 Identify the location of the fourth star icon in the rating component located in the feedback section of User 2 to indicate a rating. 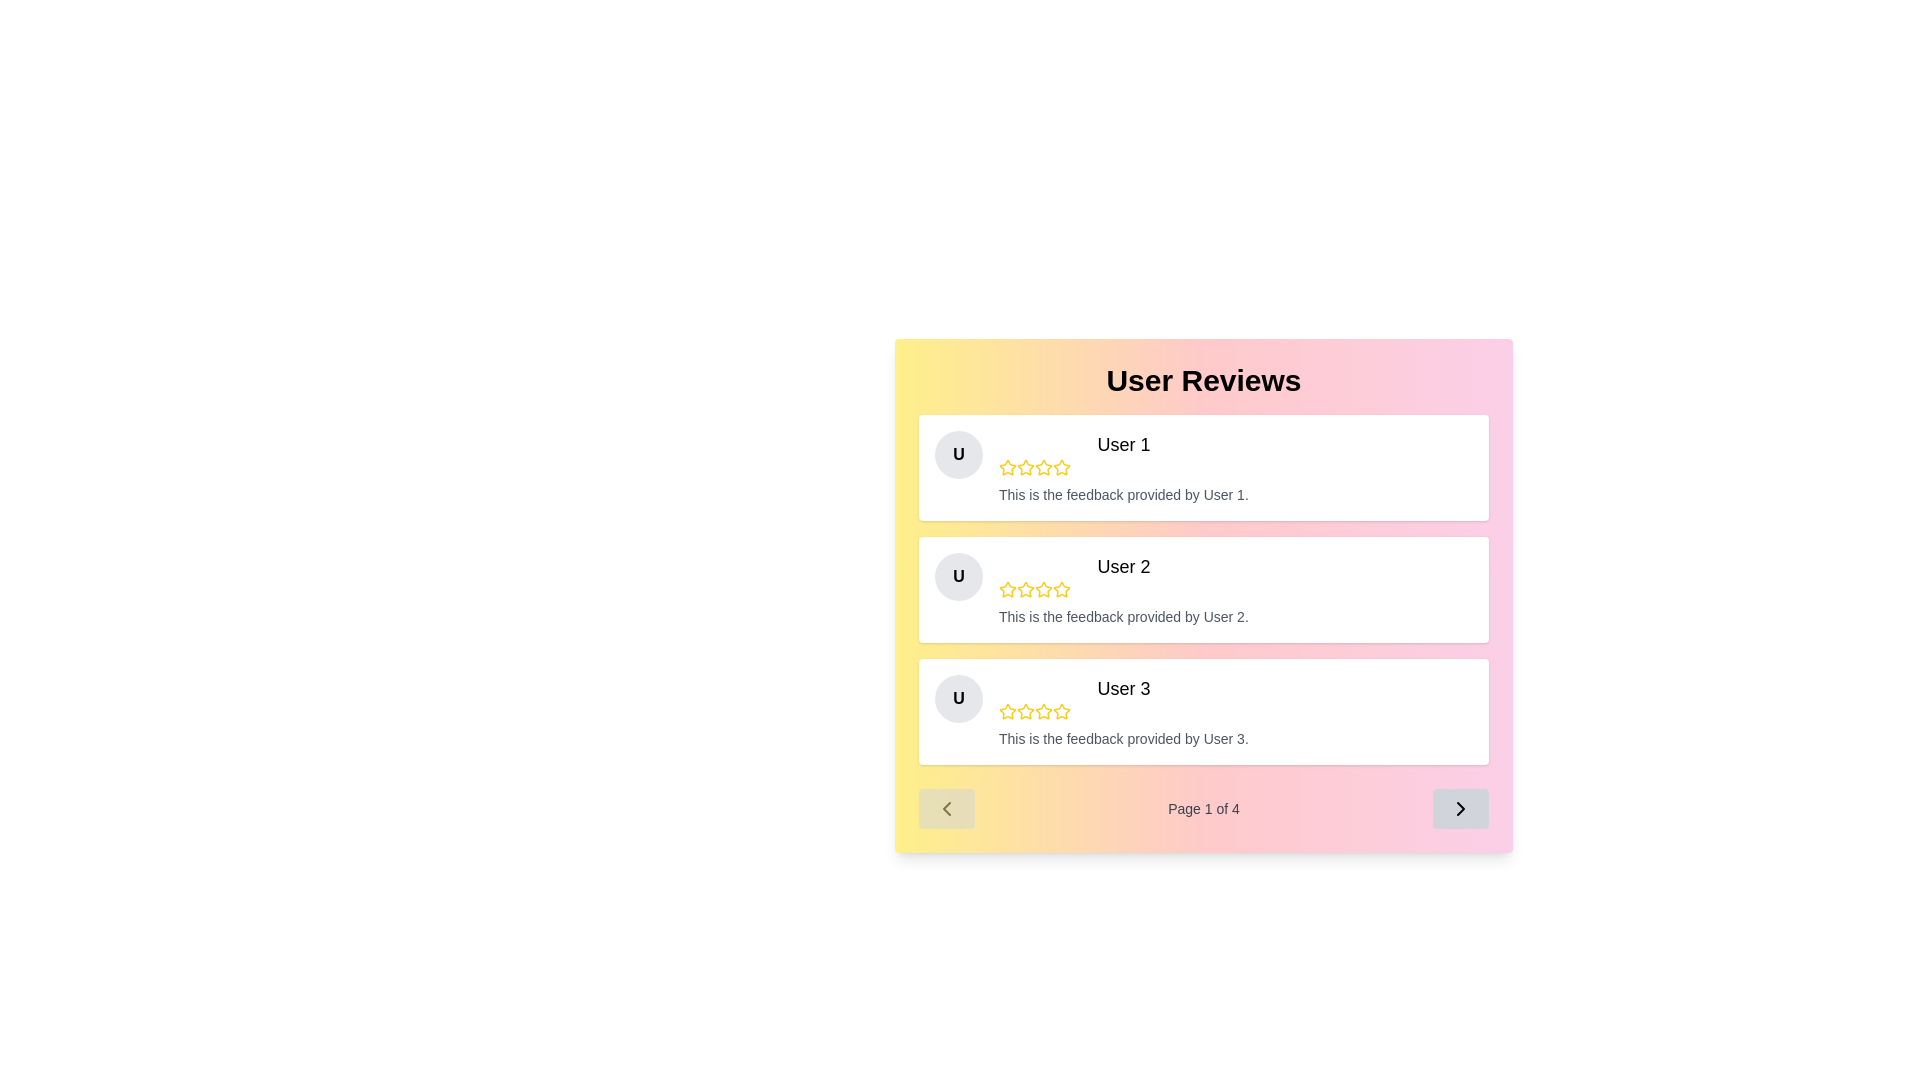
(1042, 589).